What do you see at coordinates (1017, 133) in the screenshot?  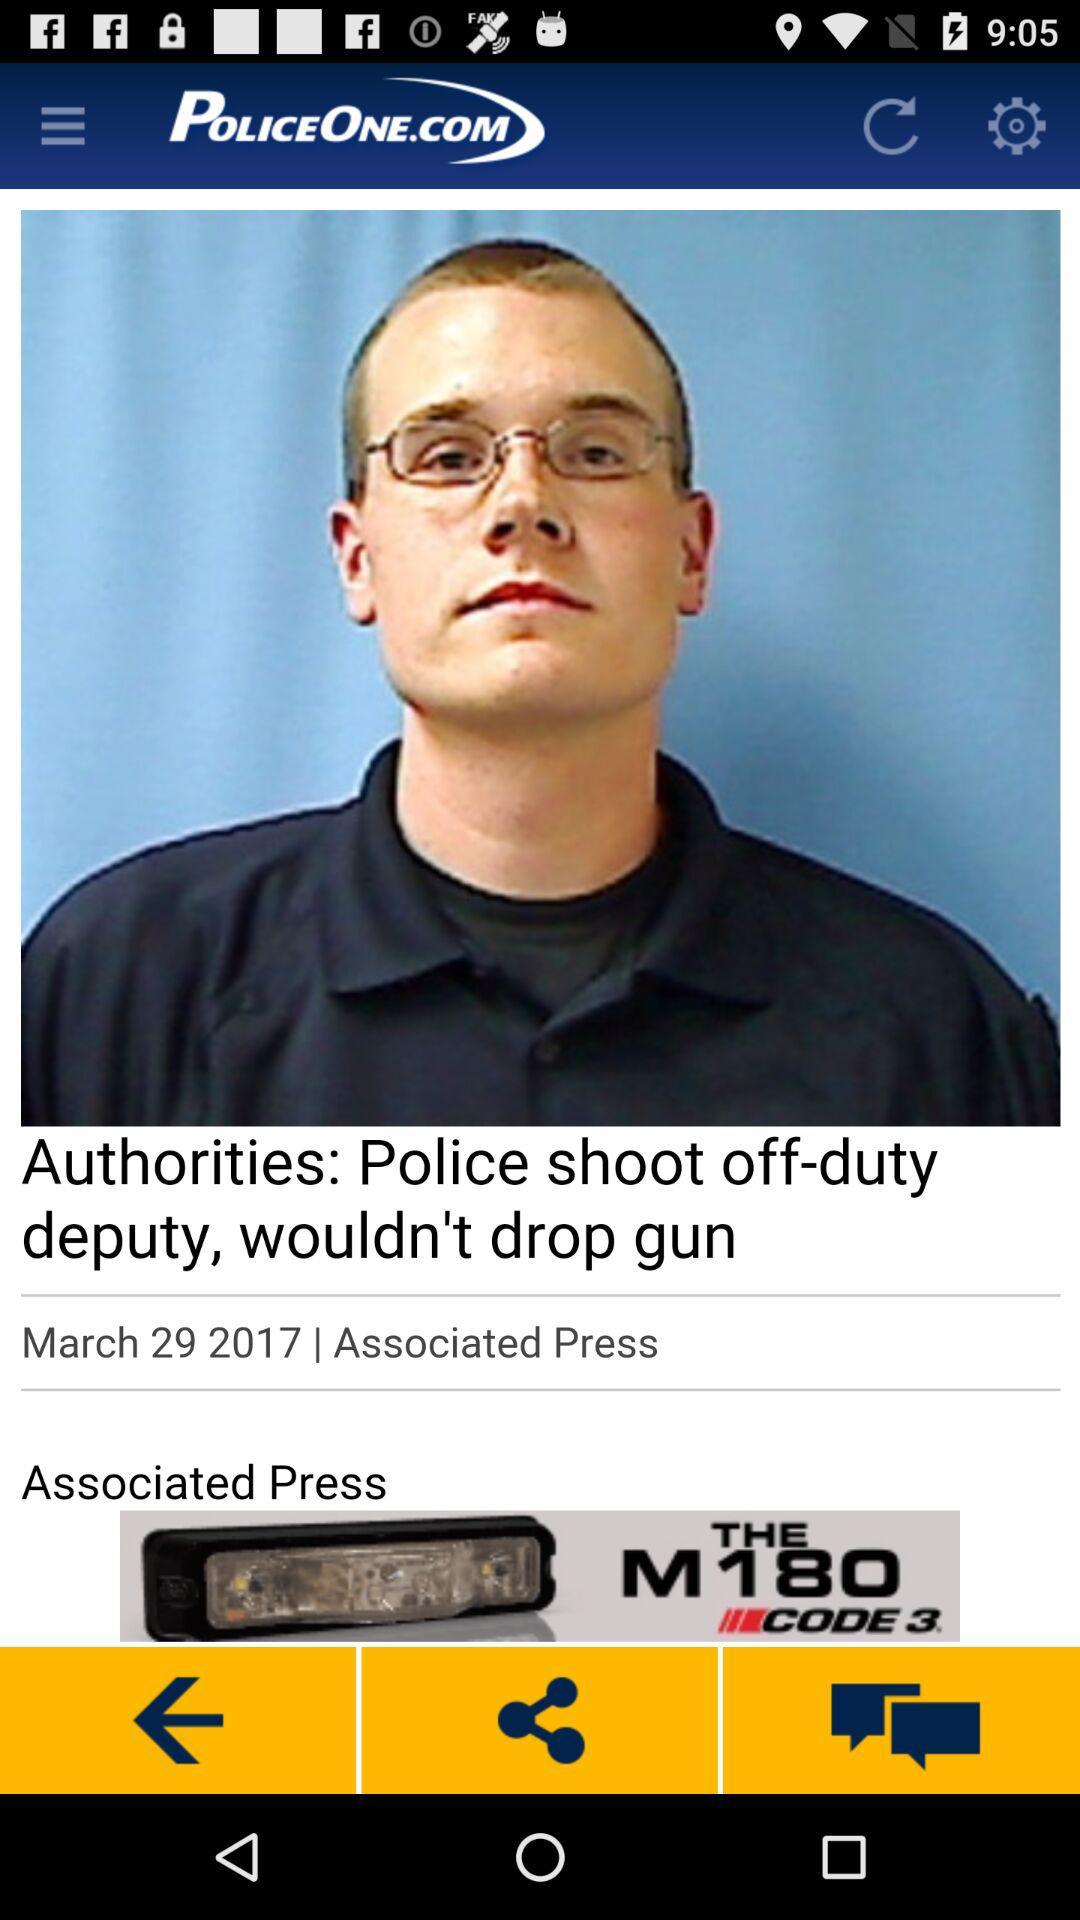 I see `the settings icon` at bounding box center [1017, 133].